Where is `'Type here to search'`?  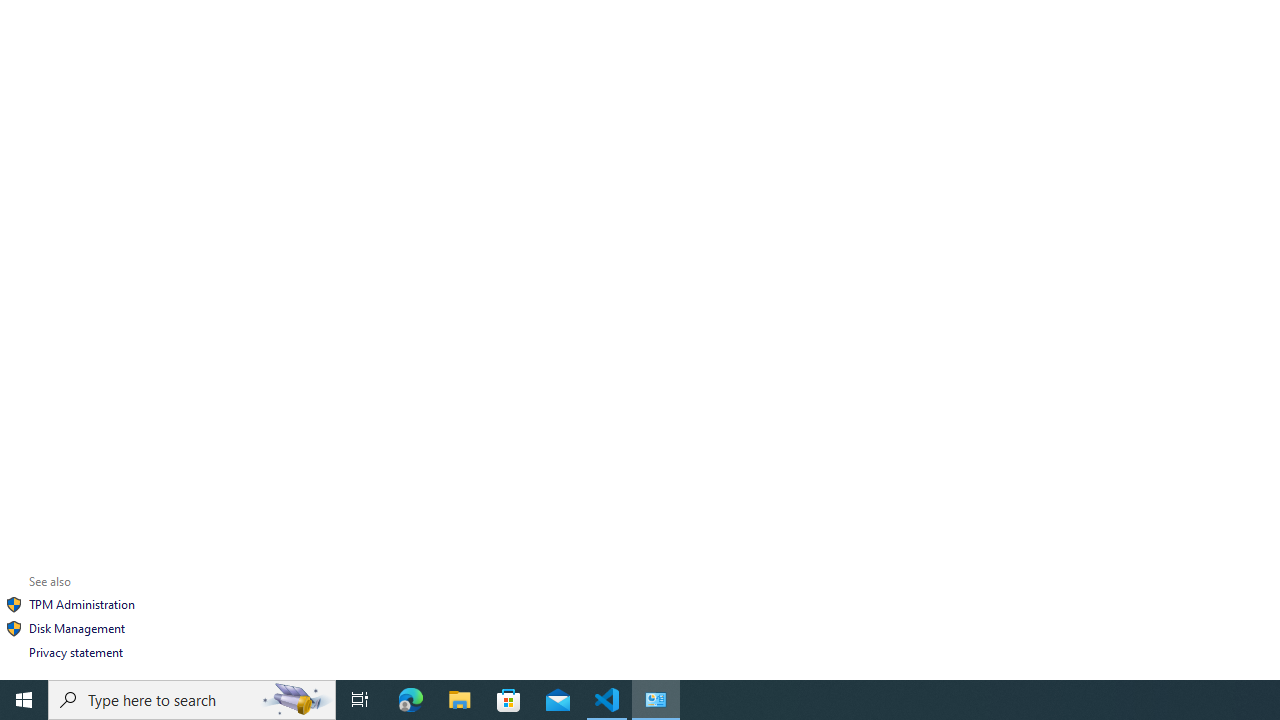
'Type here to search' is located at coordinates (192, 698).